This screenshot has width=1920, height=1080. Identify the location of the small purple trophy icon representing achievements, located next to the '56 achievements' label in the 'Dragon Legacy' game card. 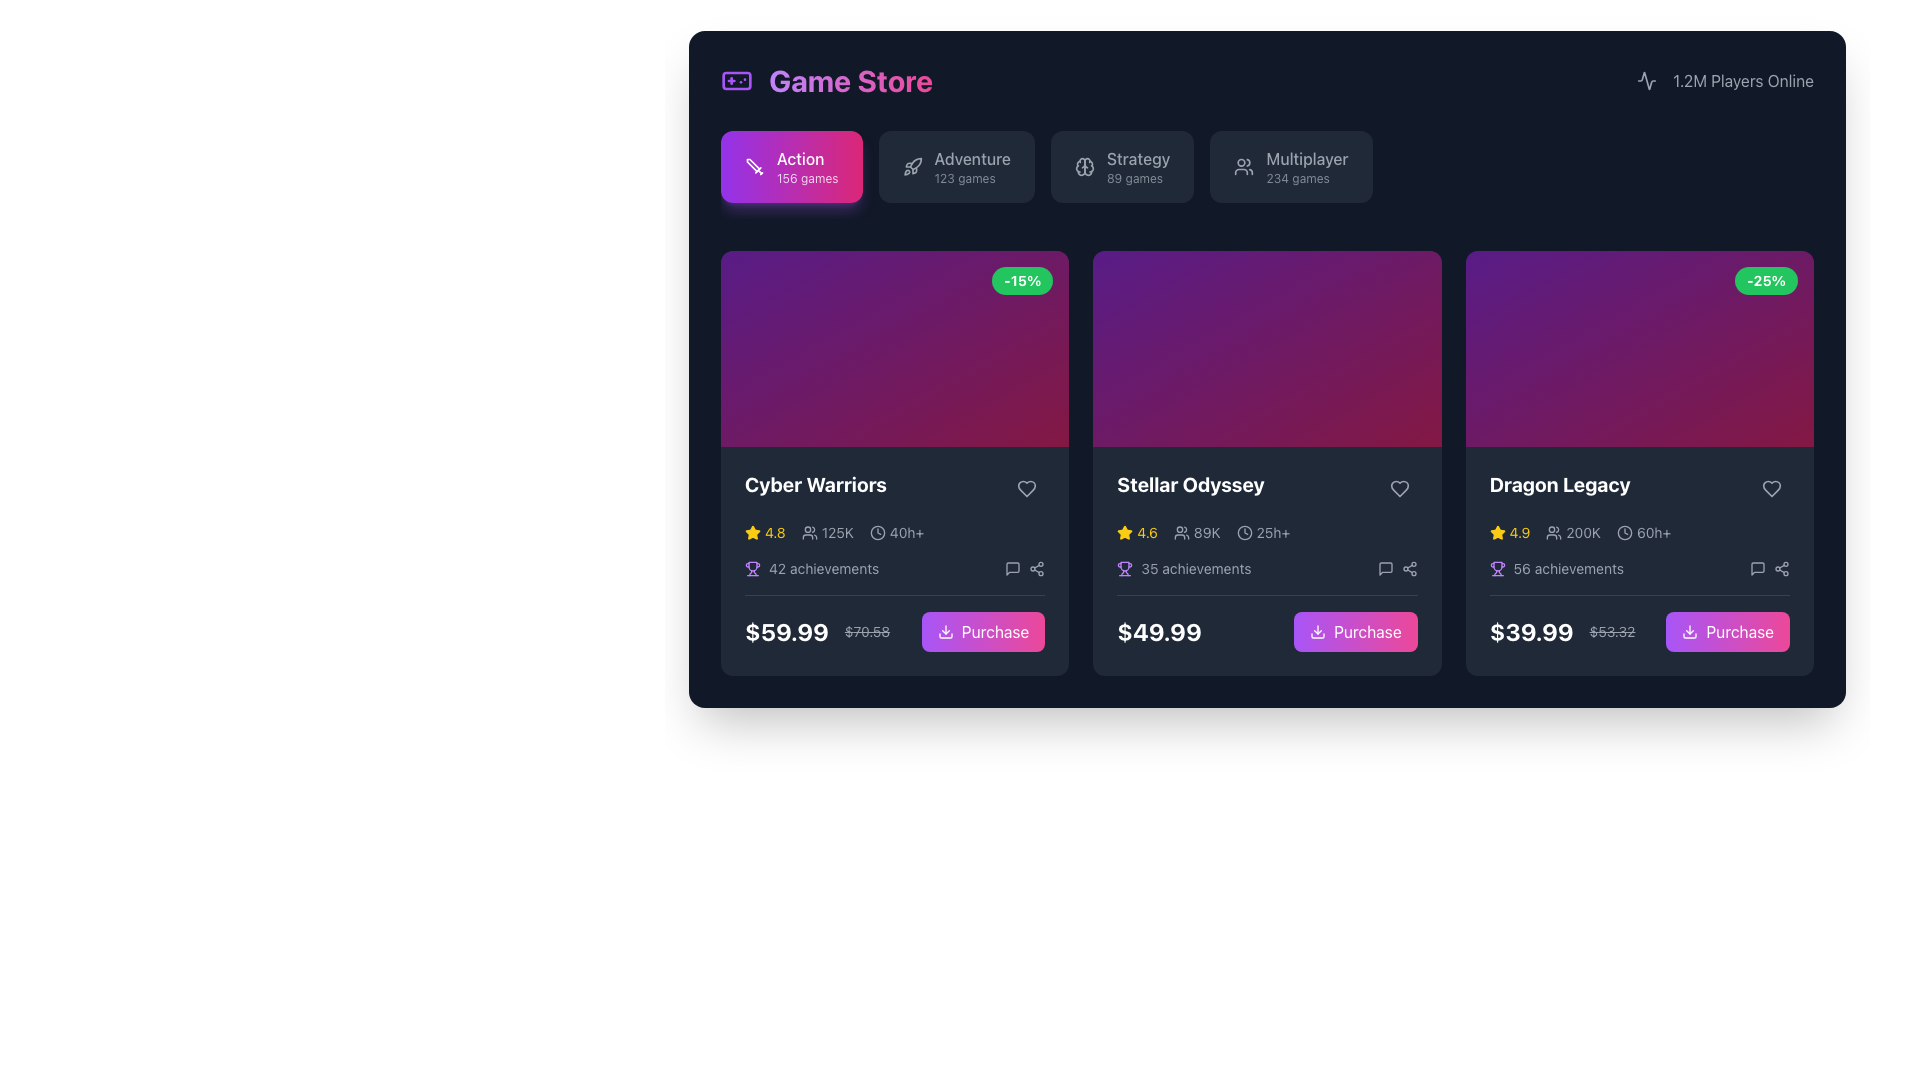
(1497, 568).